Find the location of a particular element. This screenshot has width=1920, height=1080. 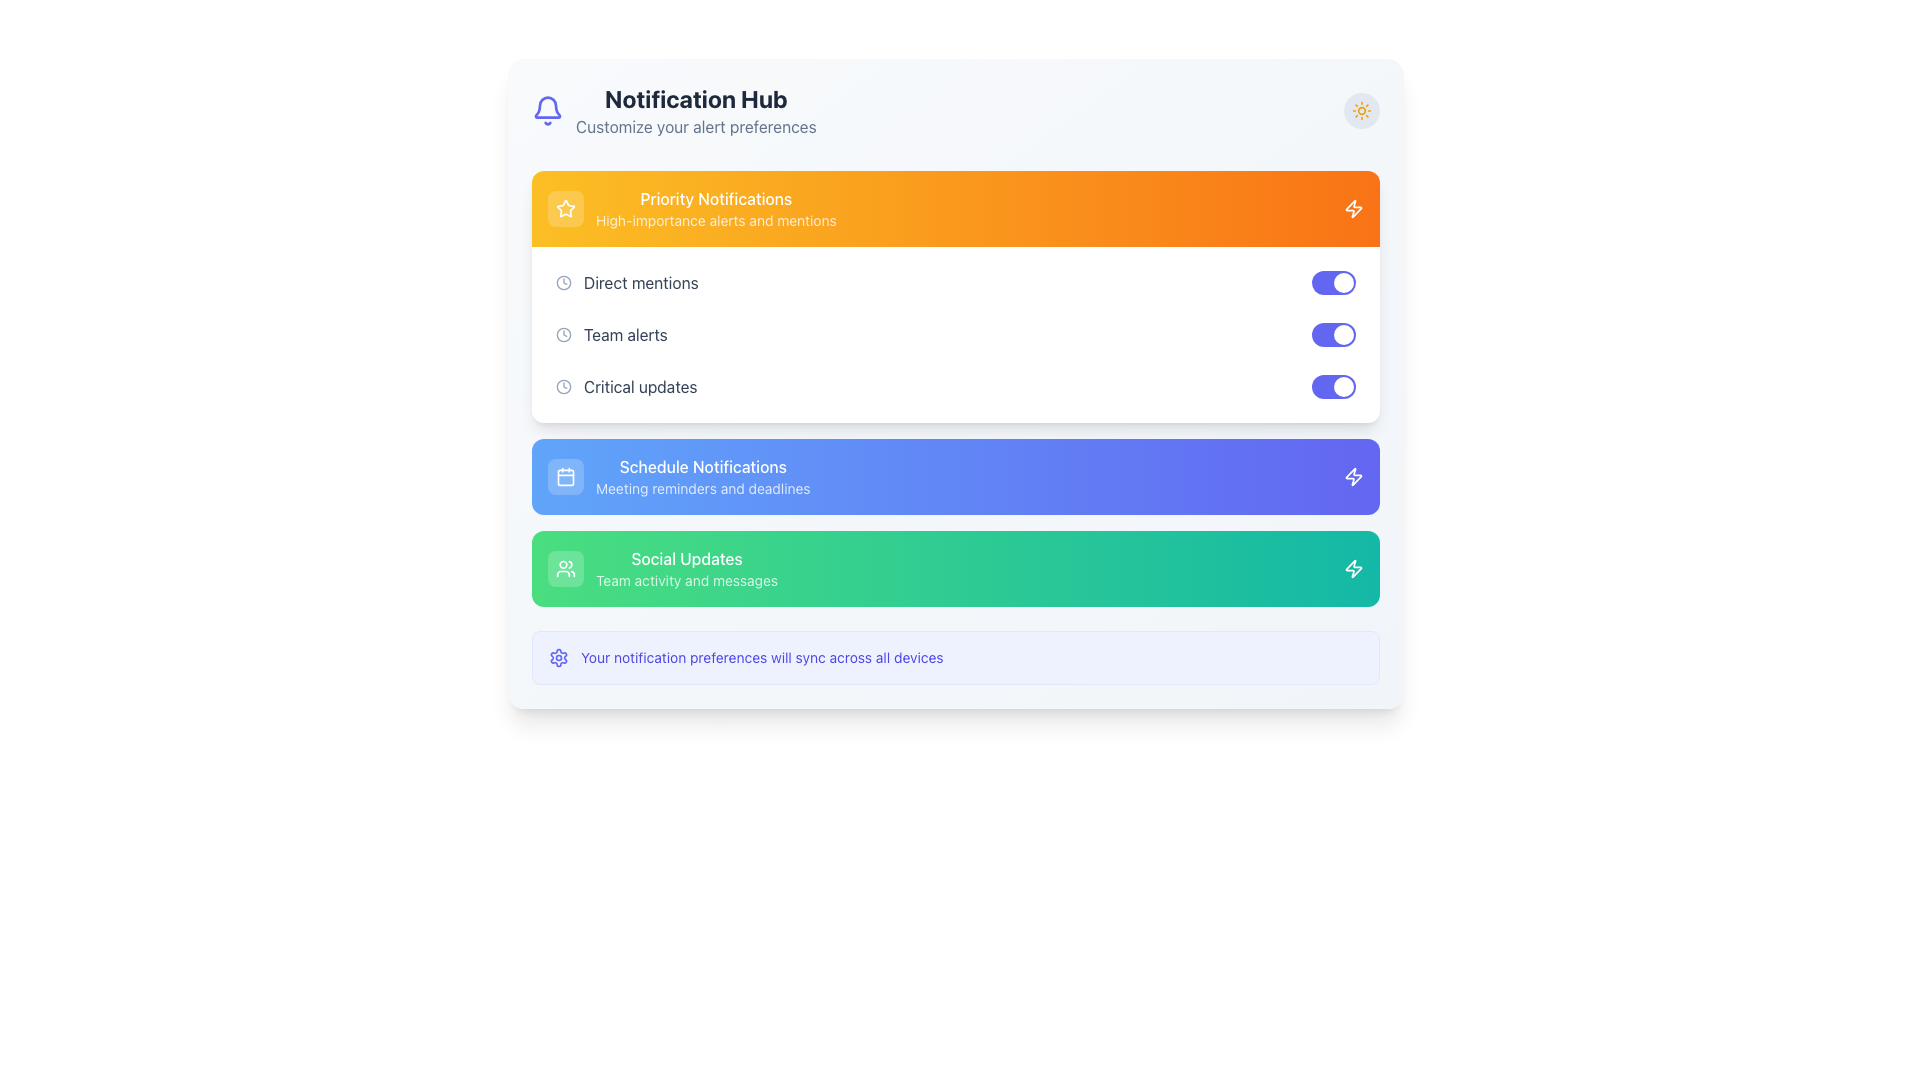

the third Interactive Card in the vertical list of notification settings is located at coordinates (954, 569).